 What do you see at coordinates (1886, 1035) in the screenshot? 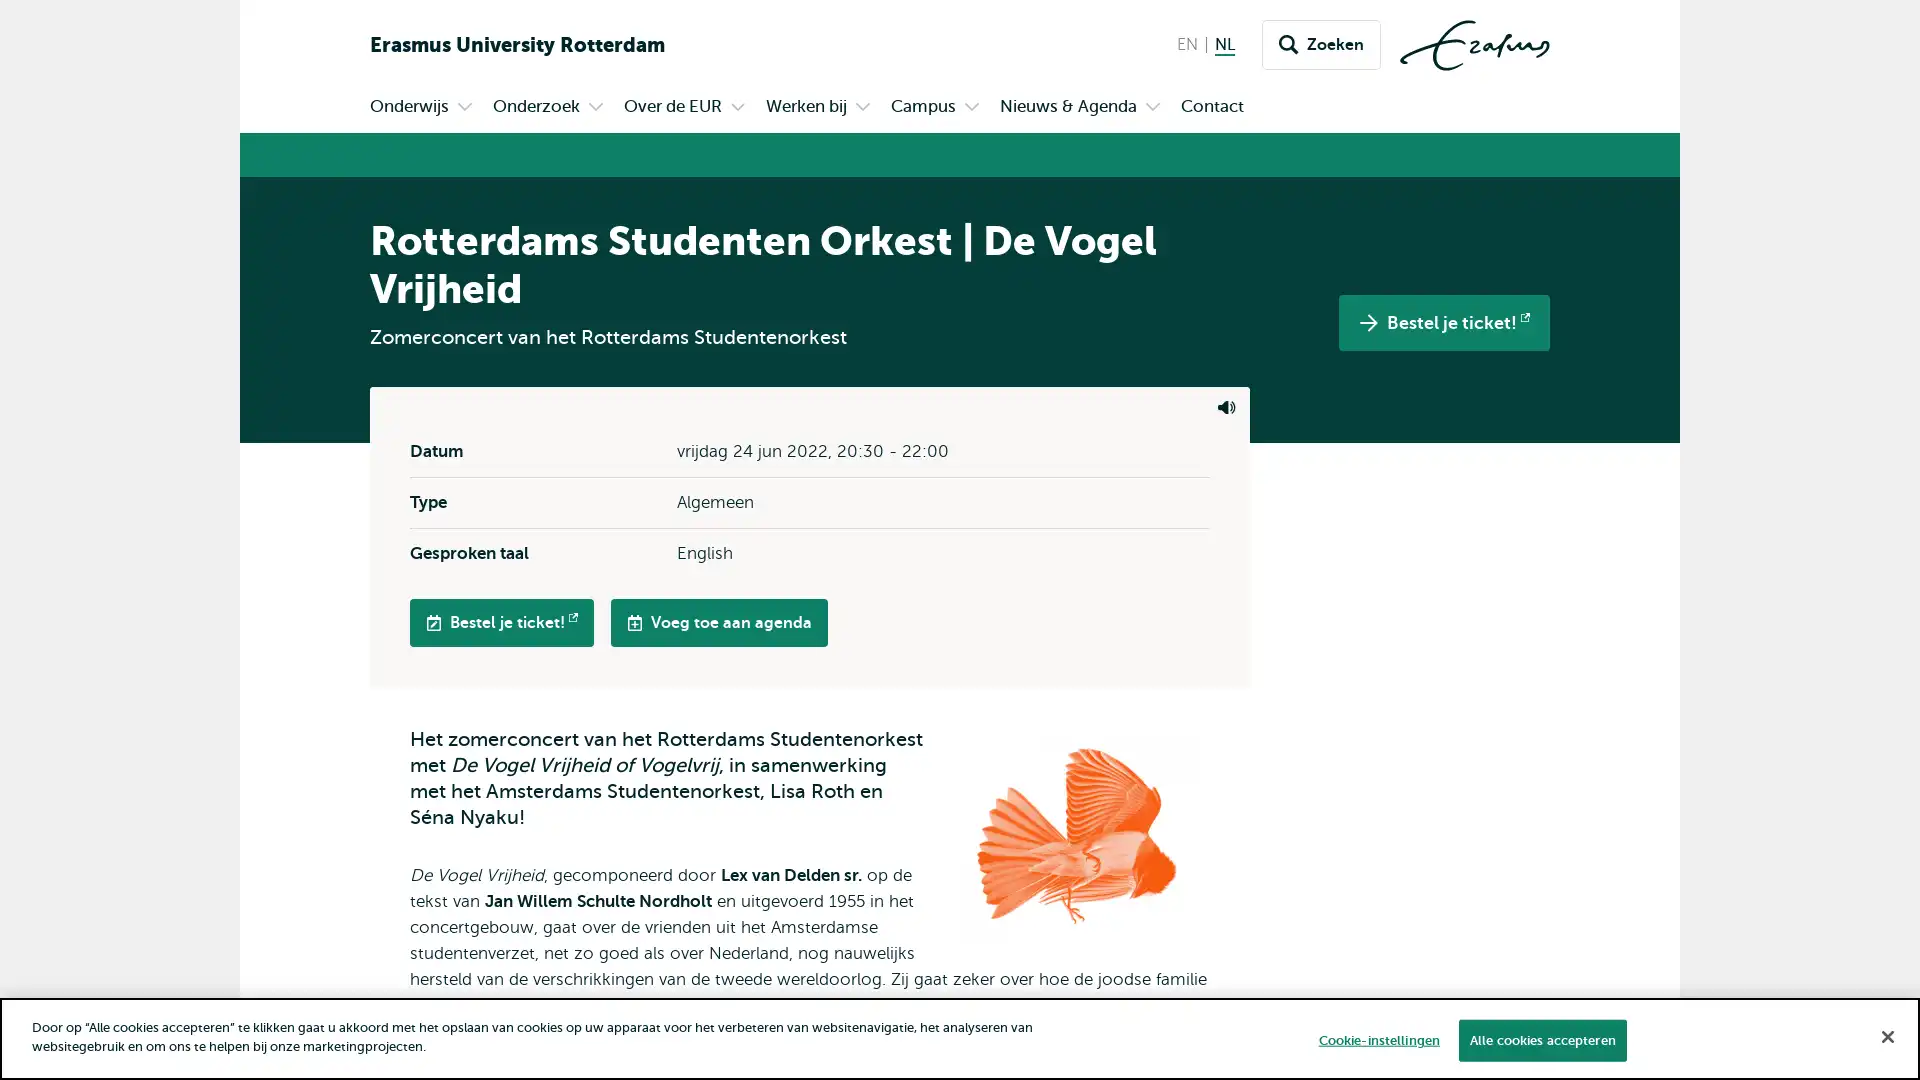
I see `Sluiten` at bounding box center [1886, 1035].